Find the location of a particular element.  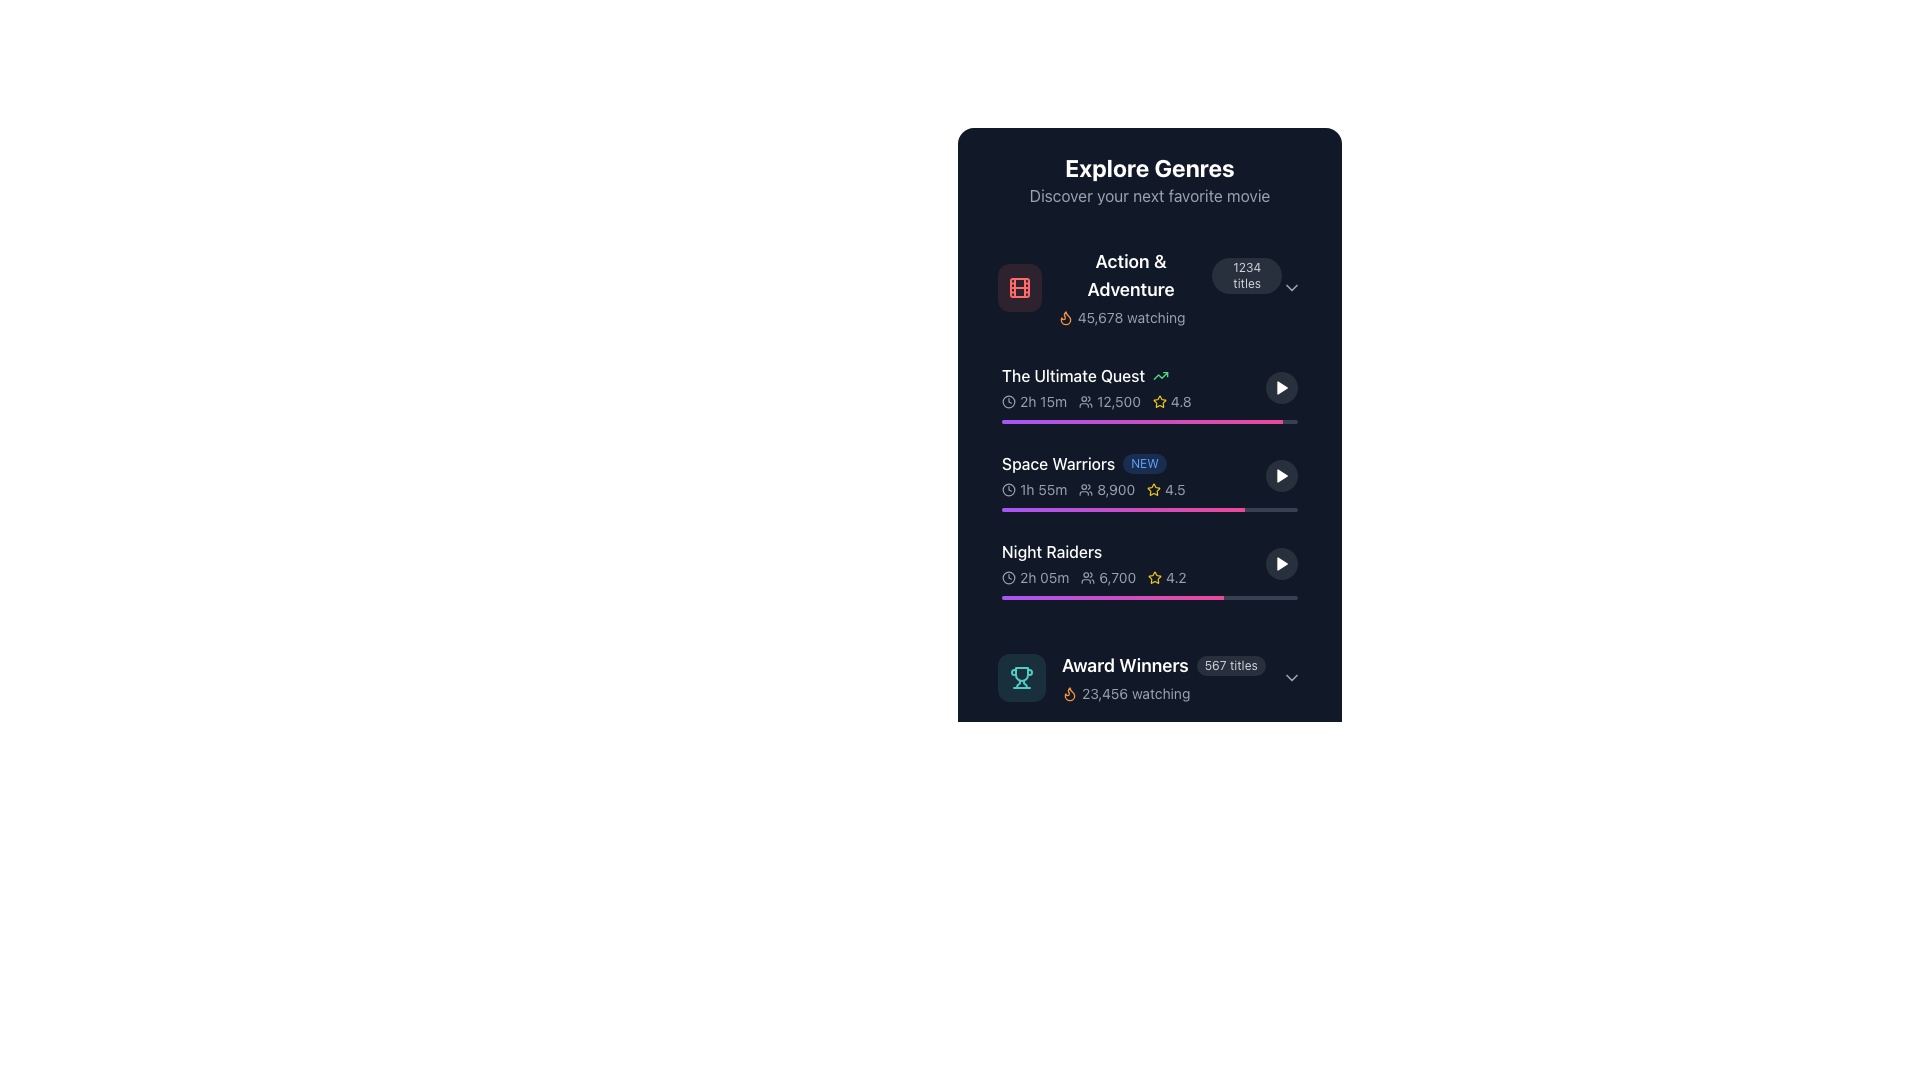

the trophy icon representing the 'Award Winners' category located at the bottom section of the interface is located at coordinates (1022, 674).